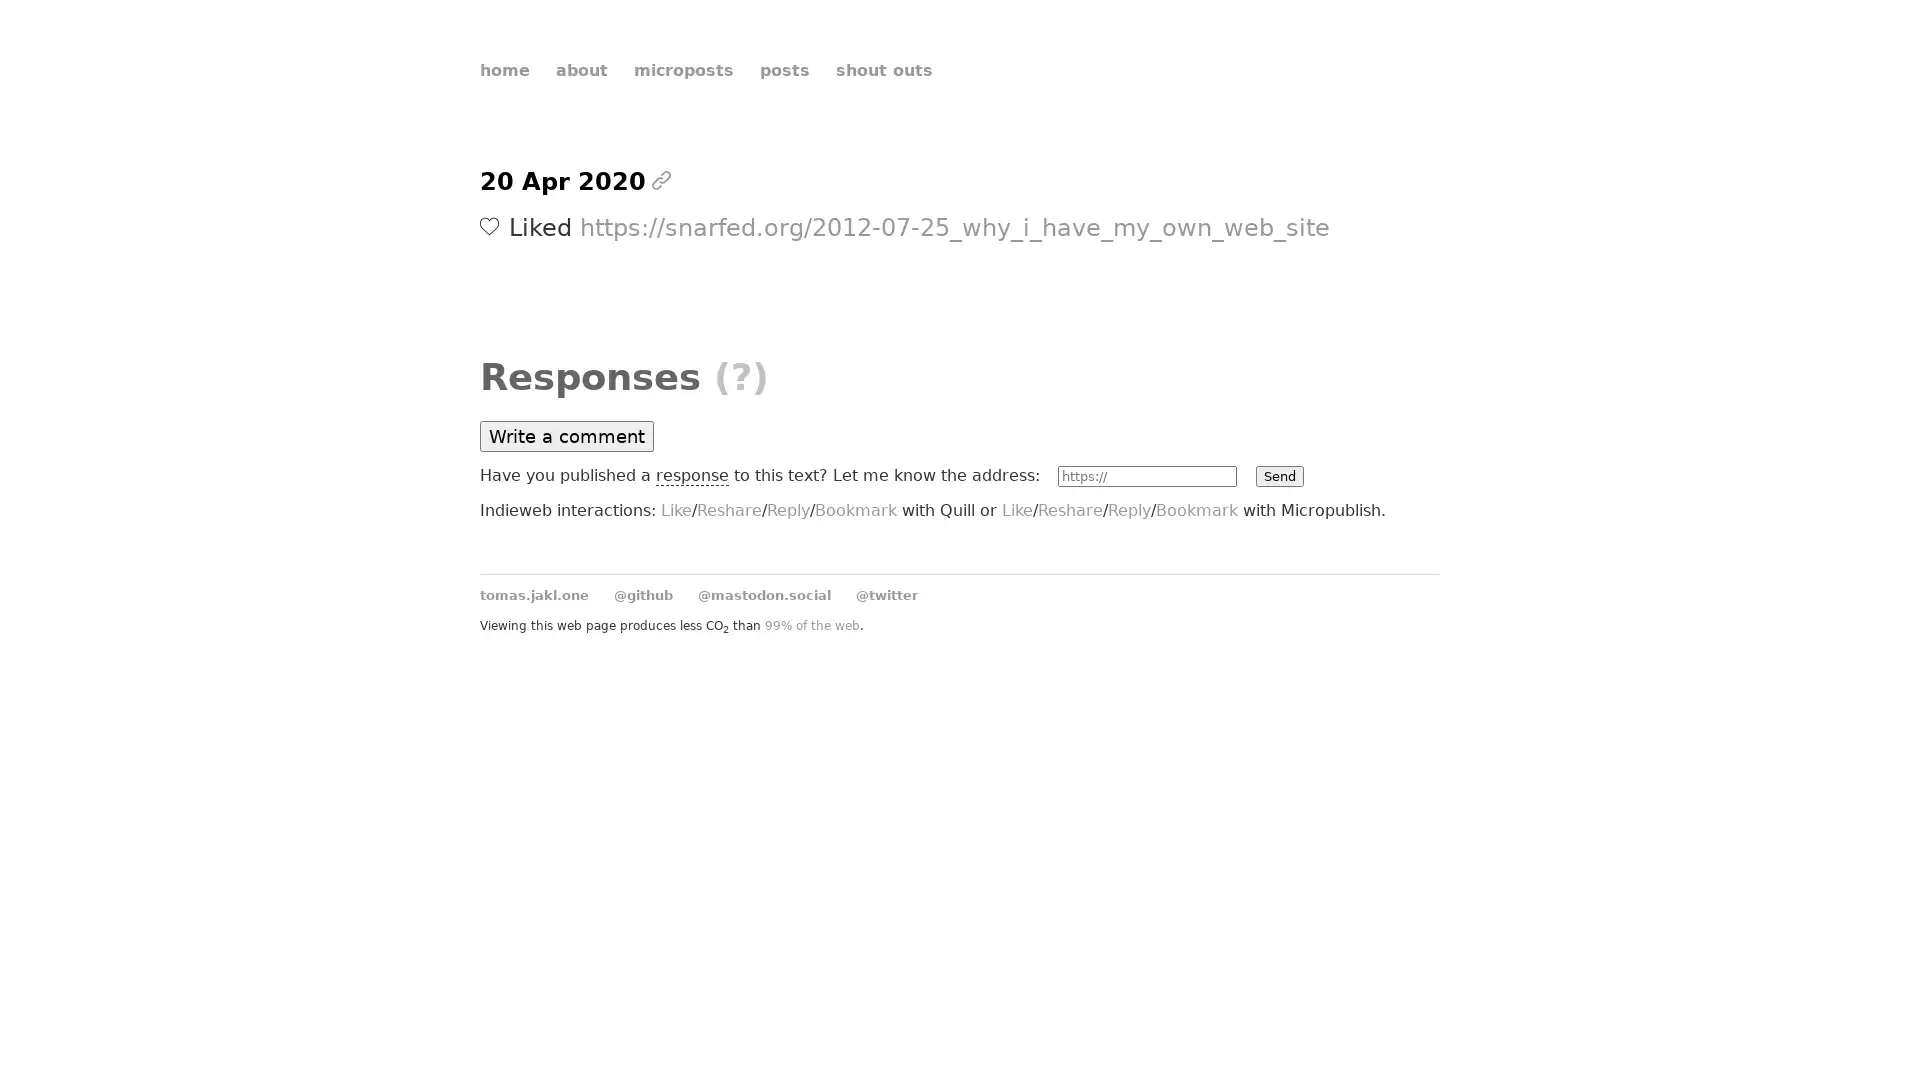 This screenshot has height=1080, width=1920. Describe the element at coordinates (1277, 475) in the screenshot. I see `Send` at that location.